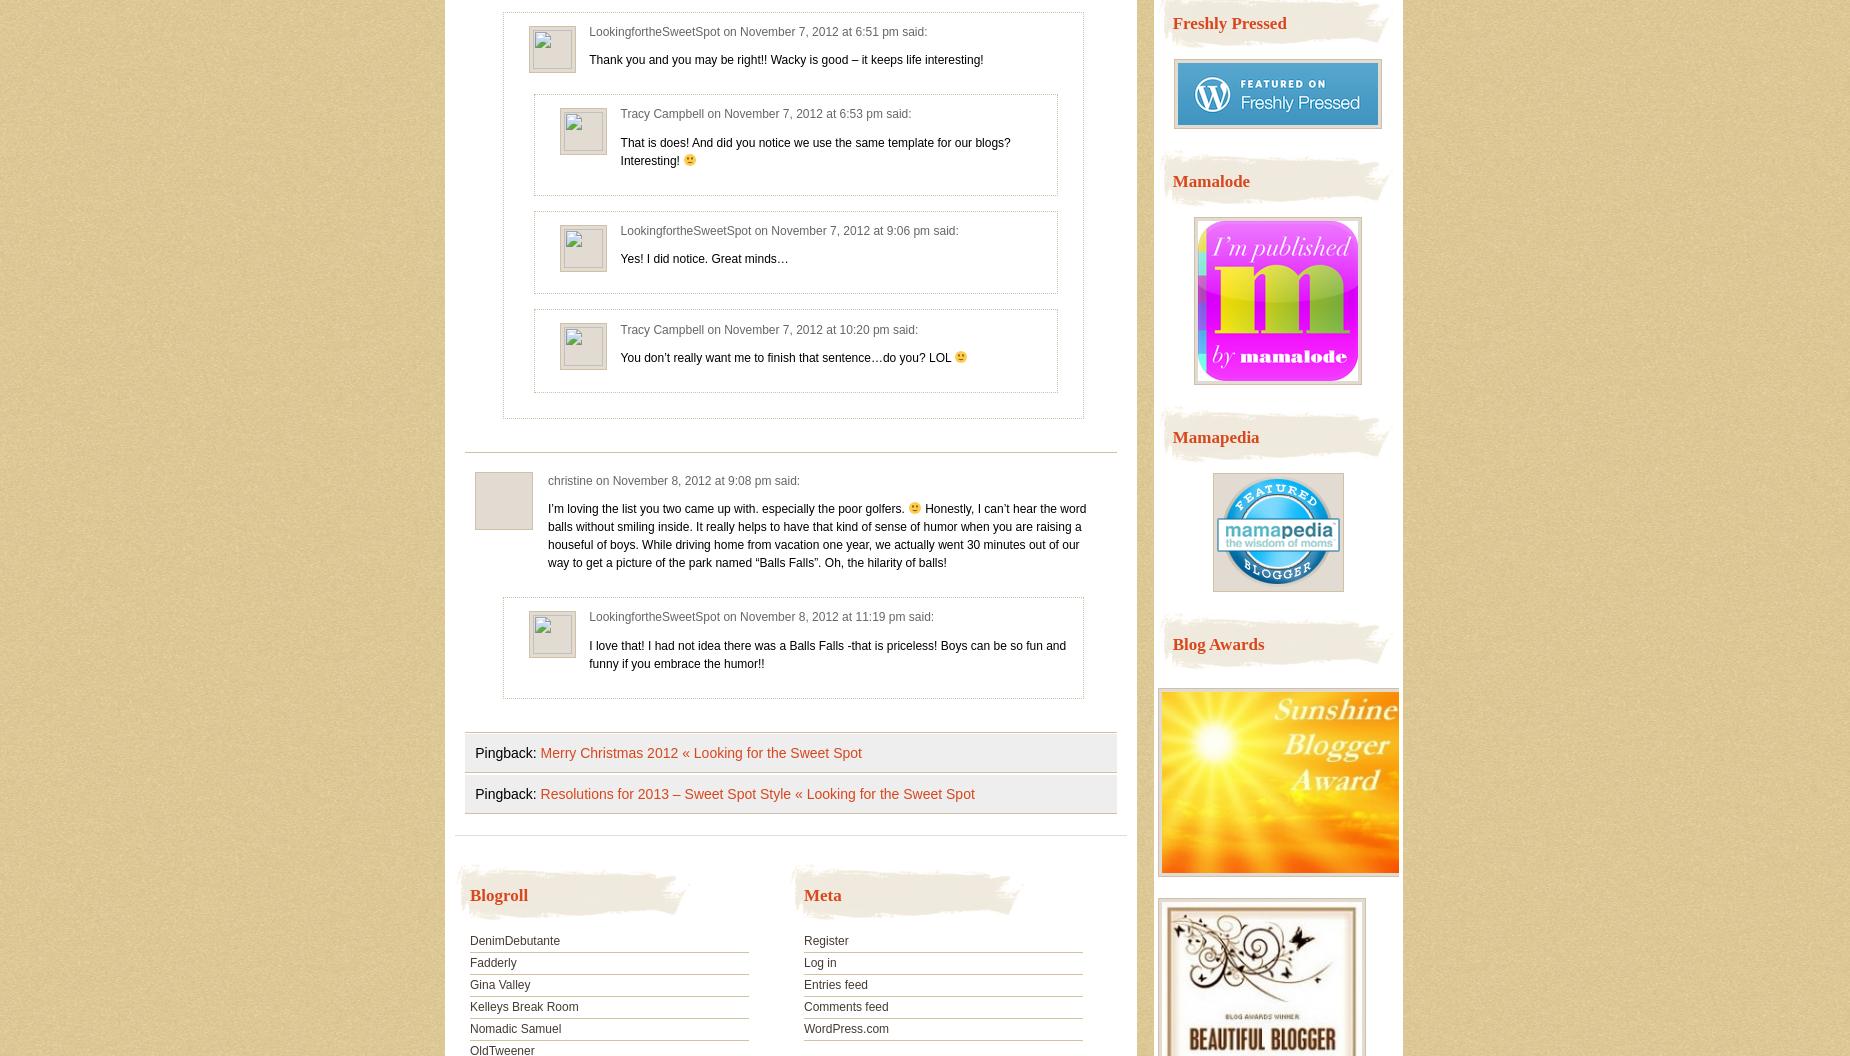  Describe the element at coordinates (845, 1005) in the screenshot. I see `'Comments feed'` at that location.